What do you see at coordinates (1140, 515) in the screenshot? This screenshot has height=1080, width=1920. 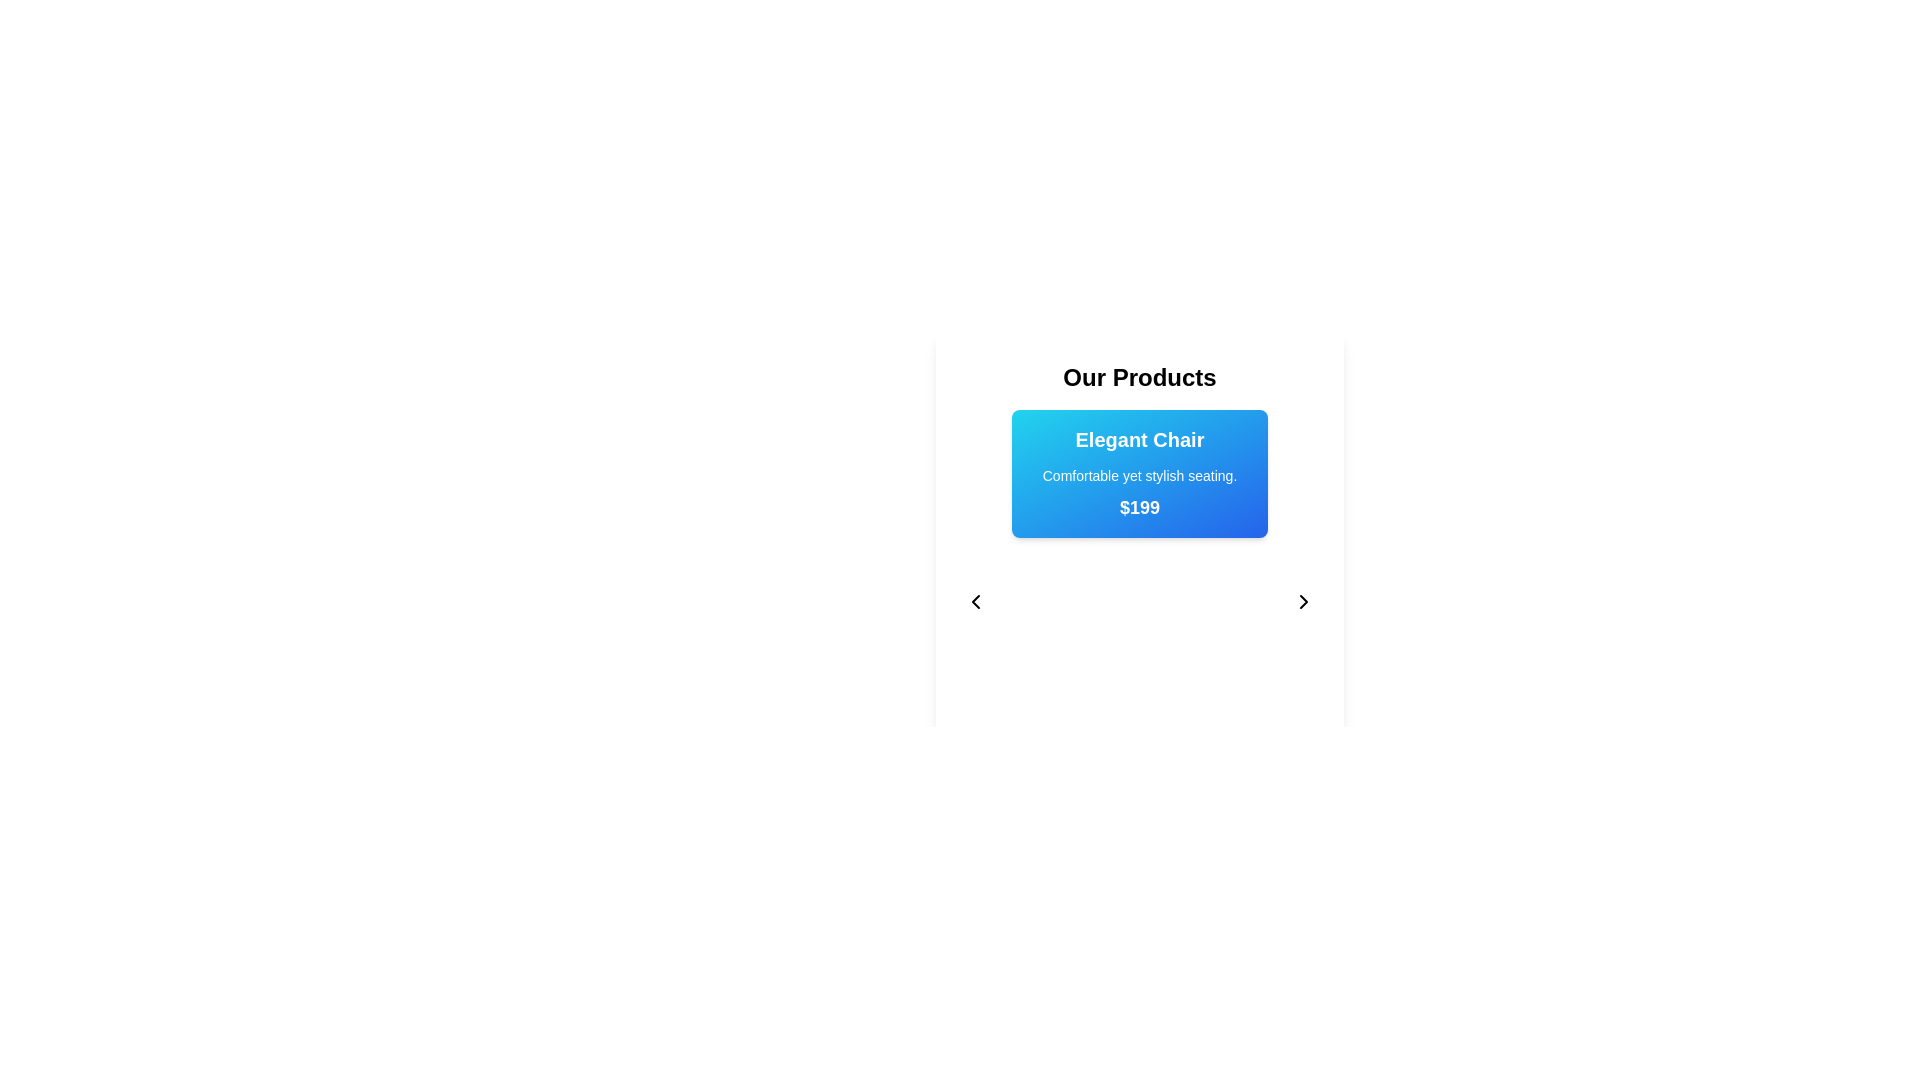 I see `the product card displaying details of 'Elegant Chair' in the carousel, located beneath 'Our Products'` at bounding box center [1140, 515].